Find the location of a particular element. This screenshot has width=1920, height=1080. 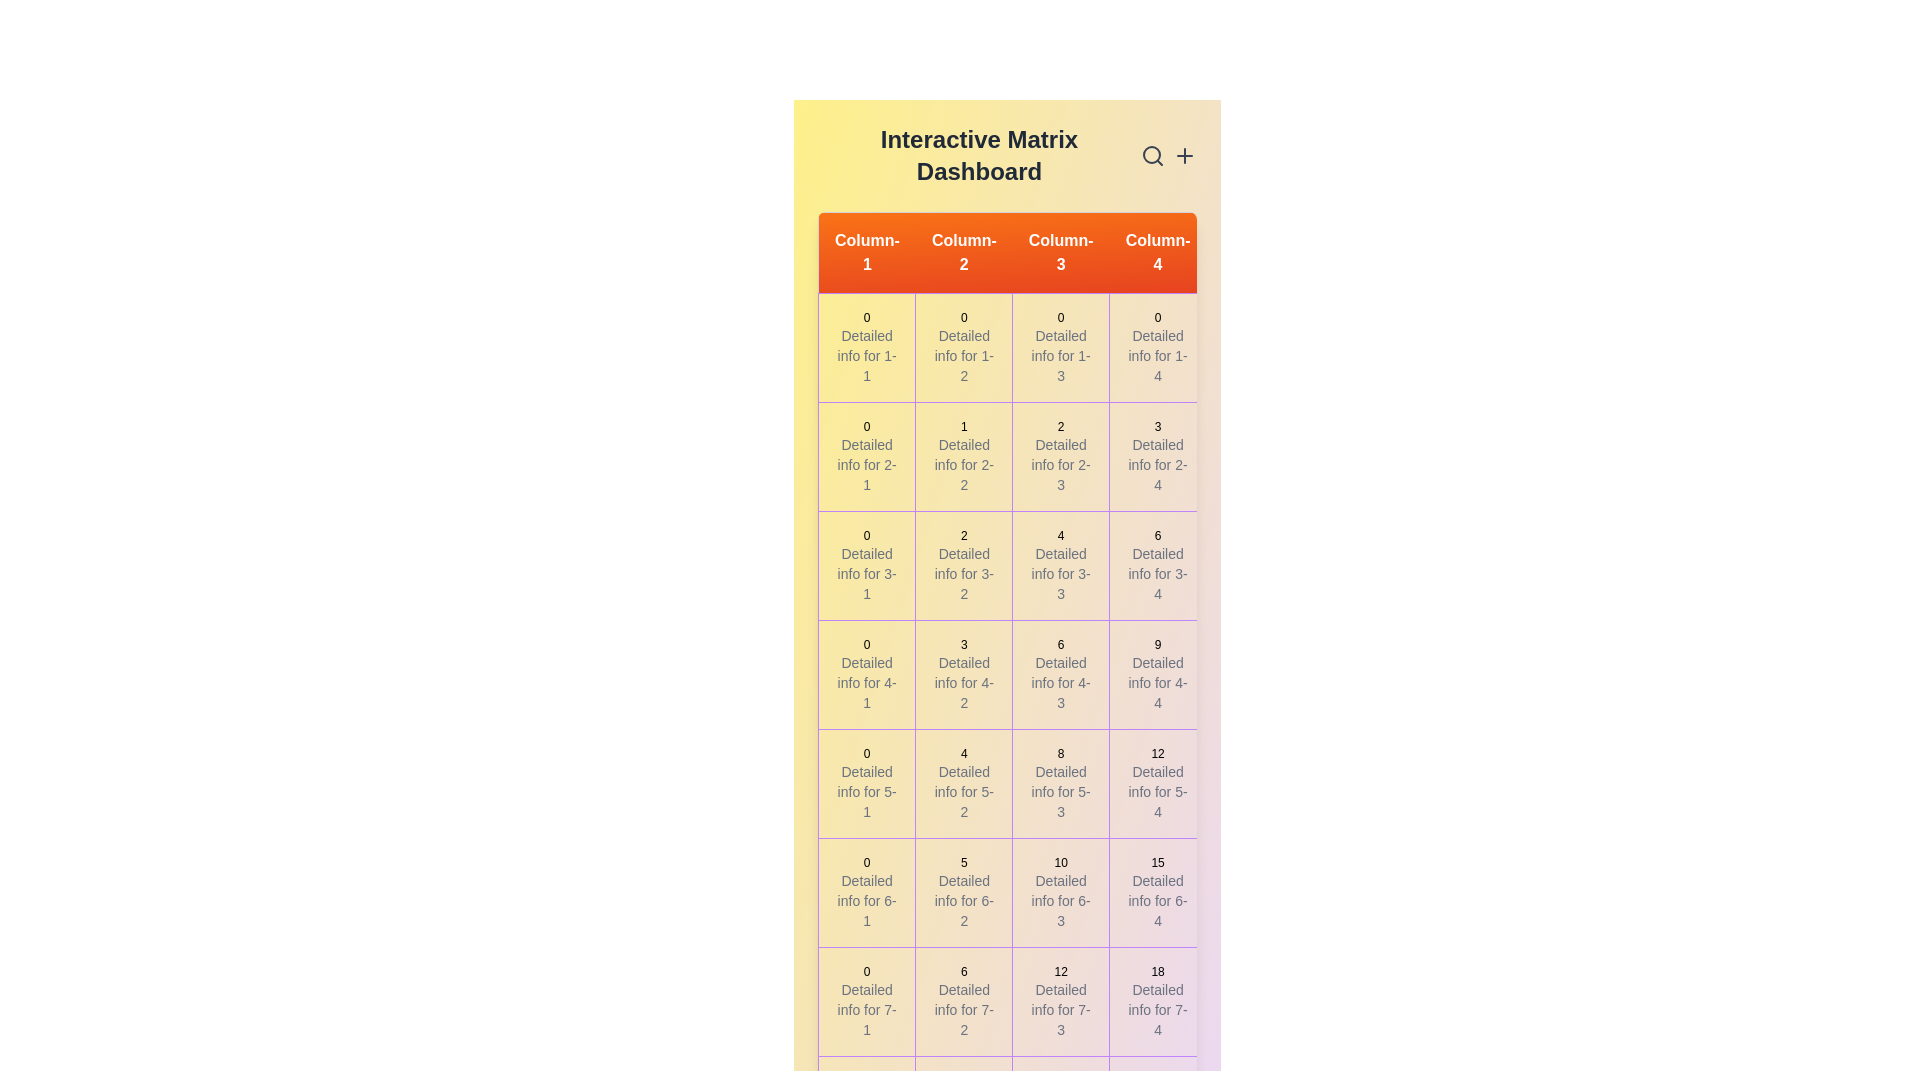

the search button in the header is located at coordinates (1152, 154).